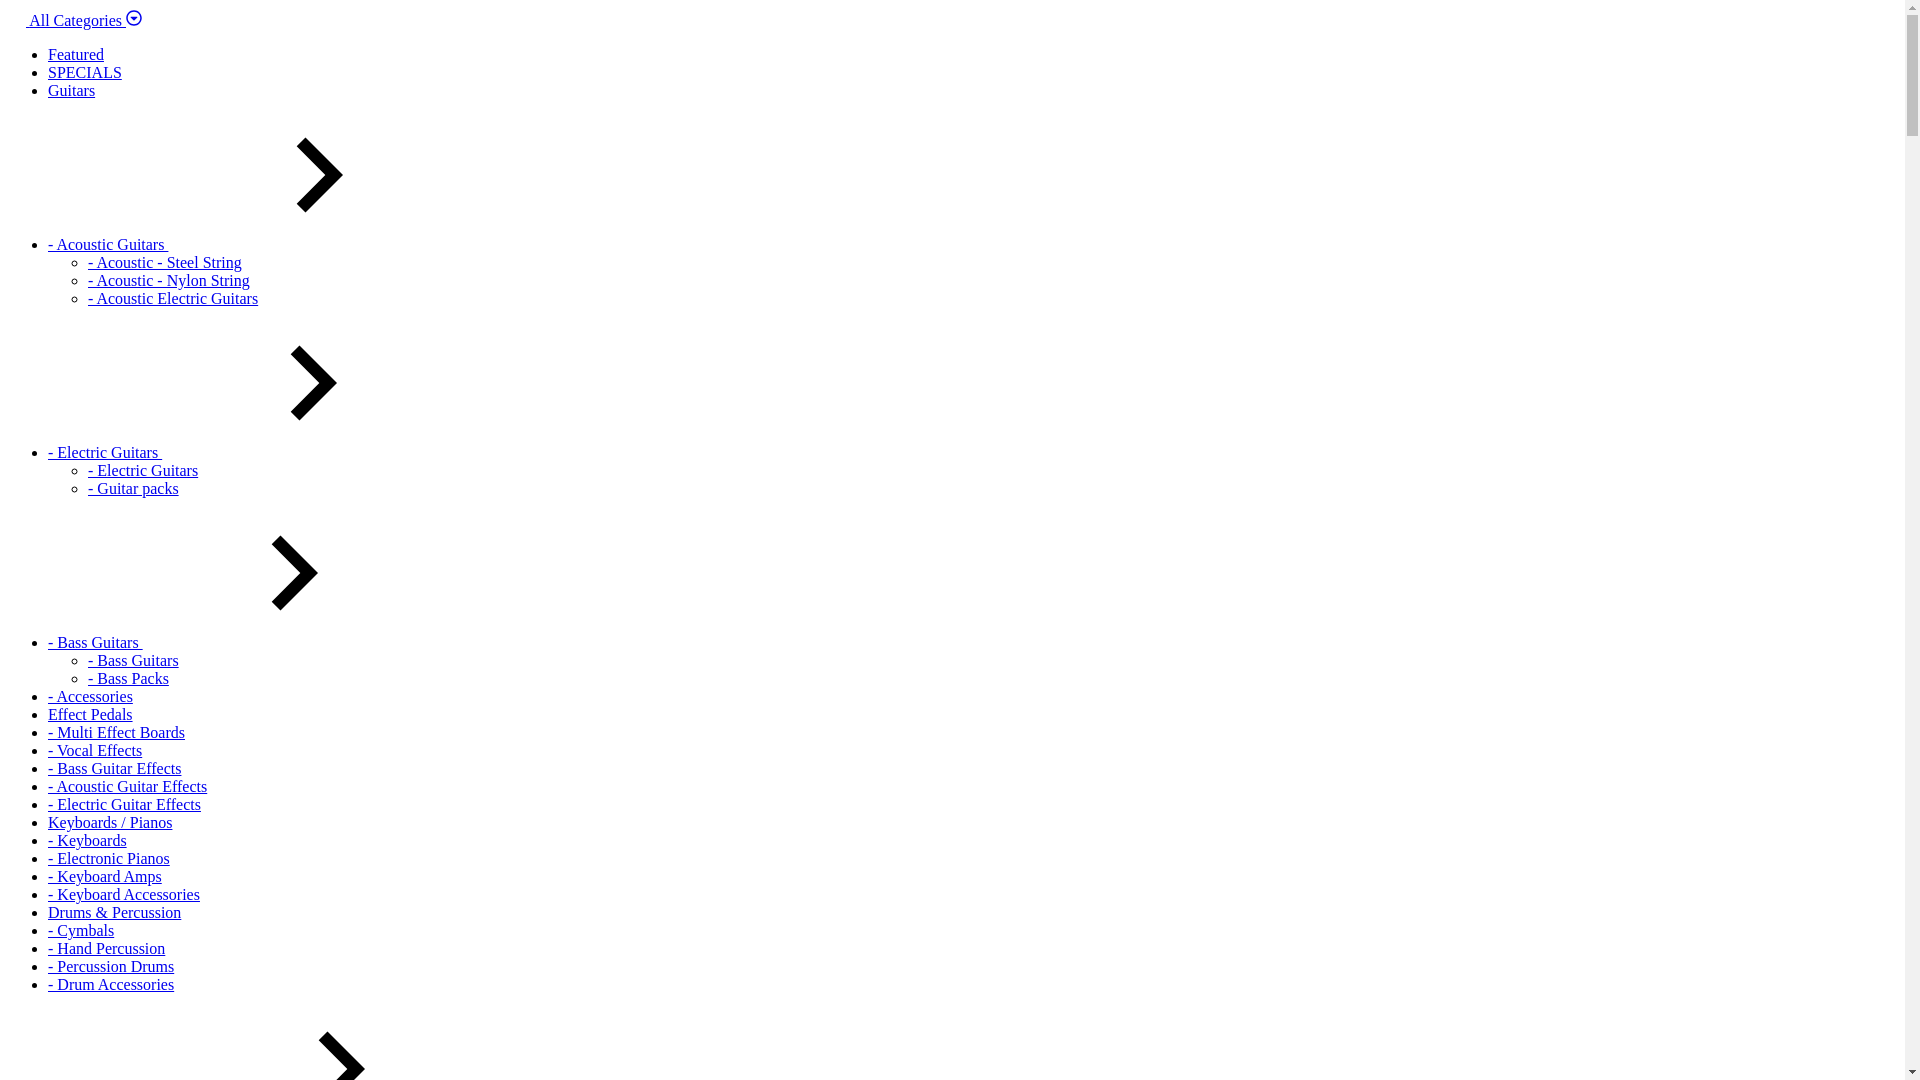 This screenshot has width=1920, height=1080. Describe the element at coordinates (86, 280) in the screenshot. I see `'- Acoustic - Nylon String'` at that location.